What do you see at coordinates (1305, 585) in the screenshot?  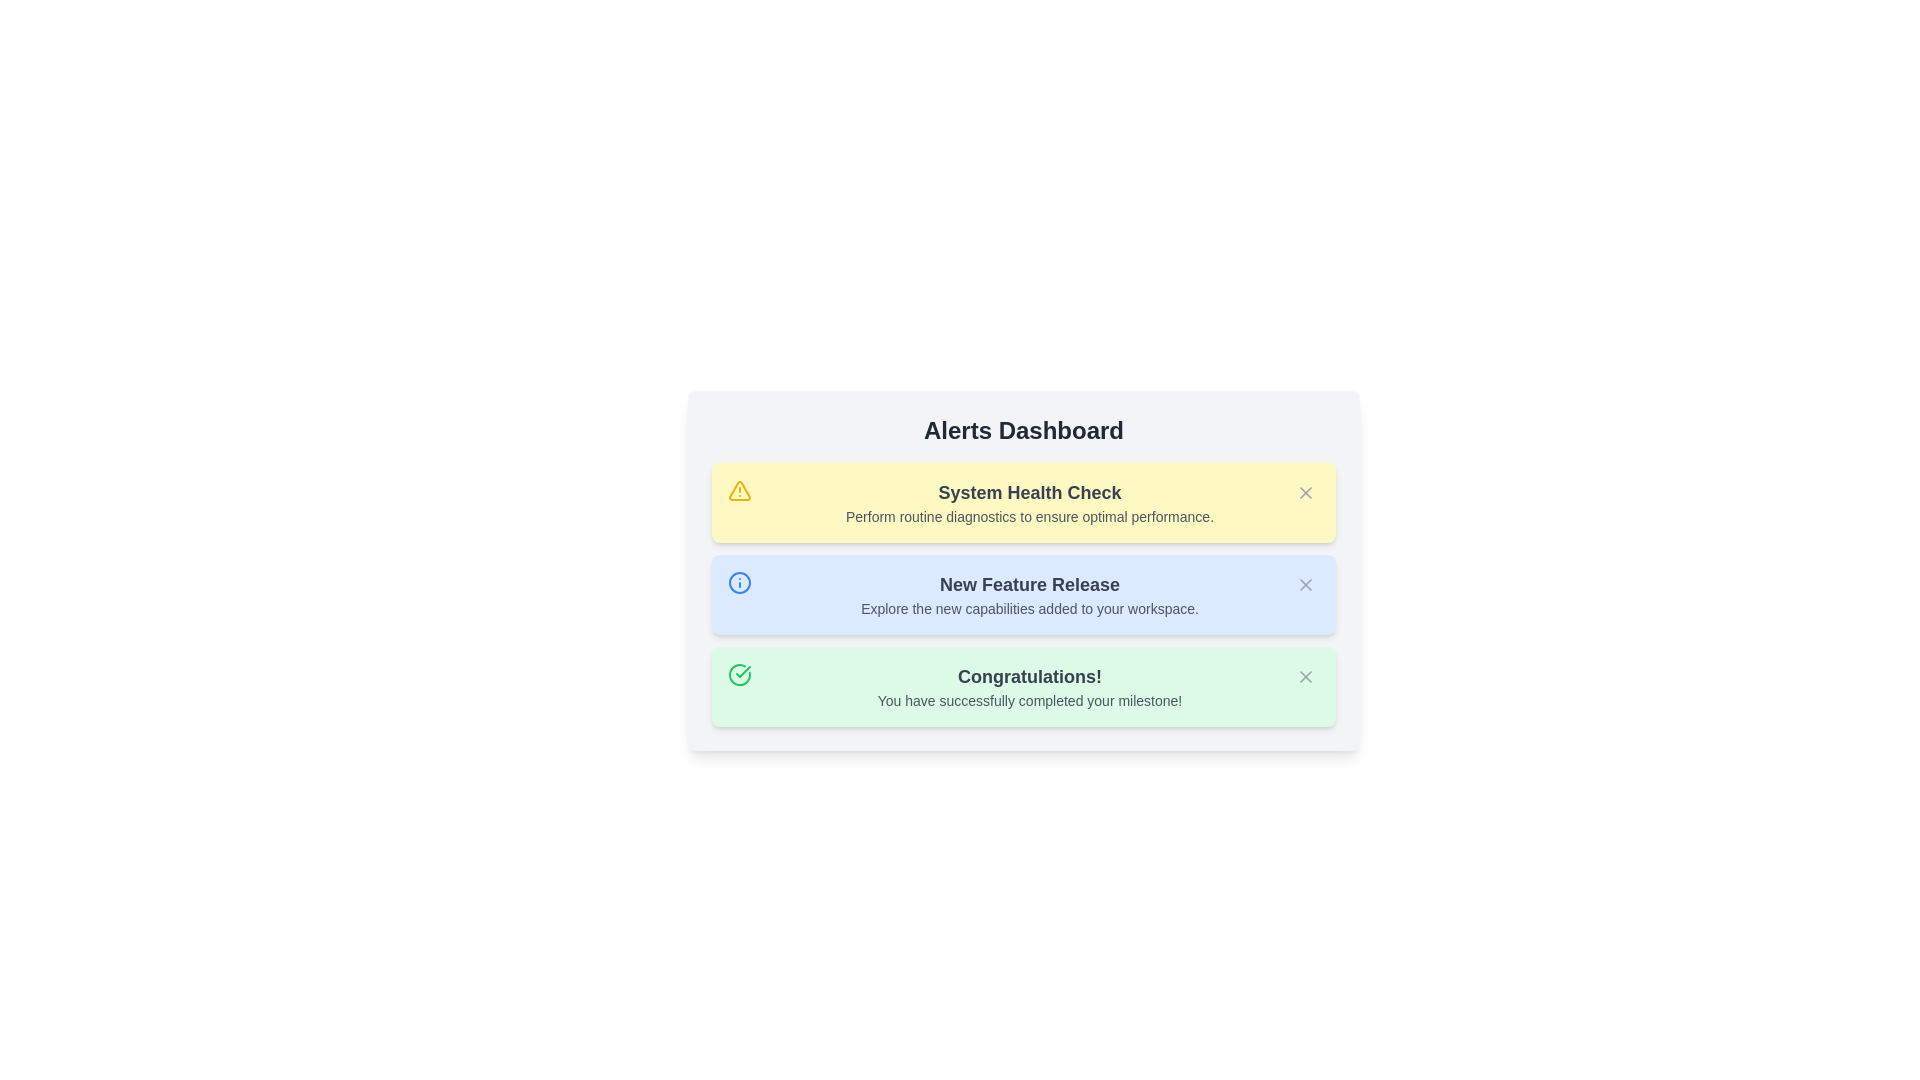 I see `the dismiss button for the alert titled 'New Feature Release'` at bounding box center [1305, 585].